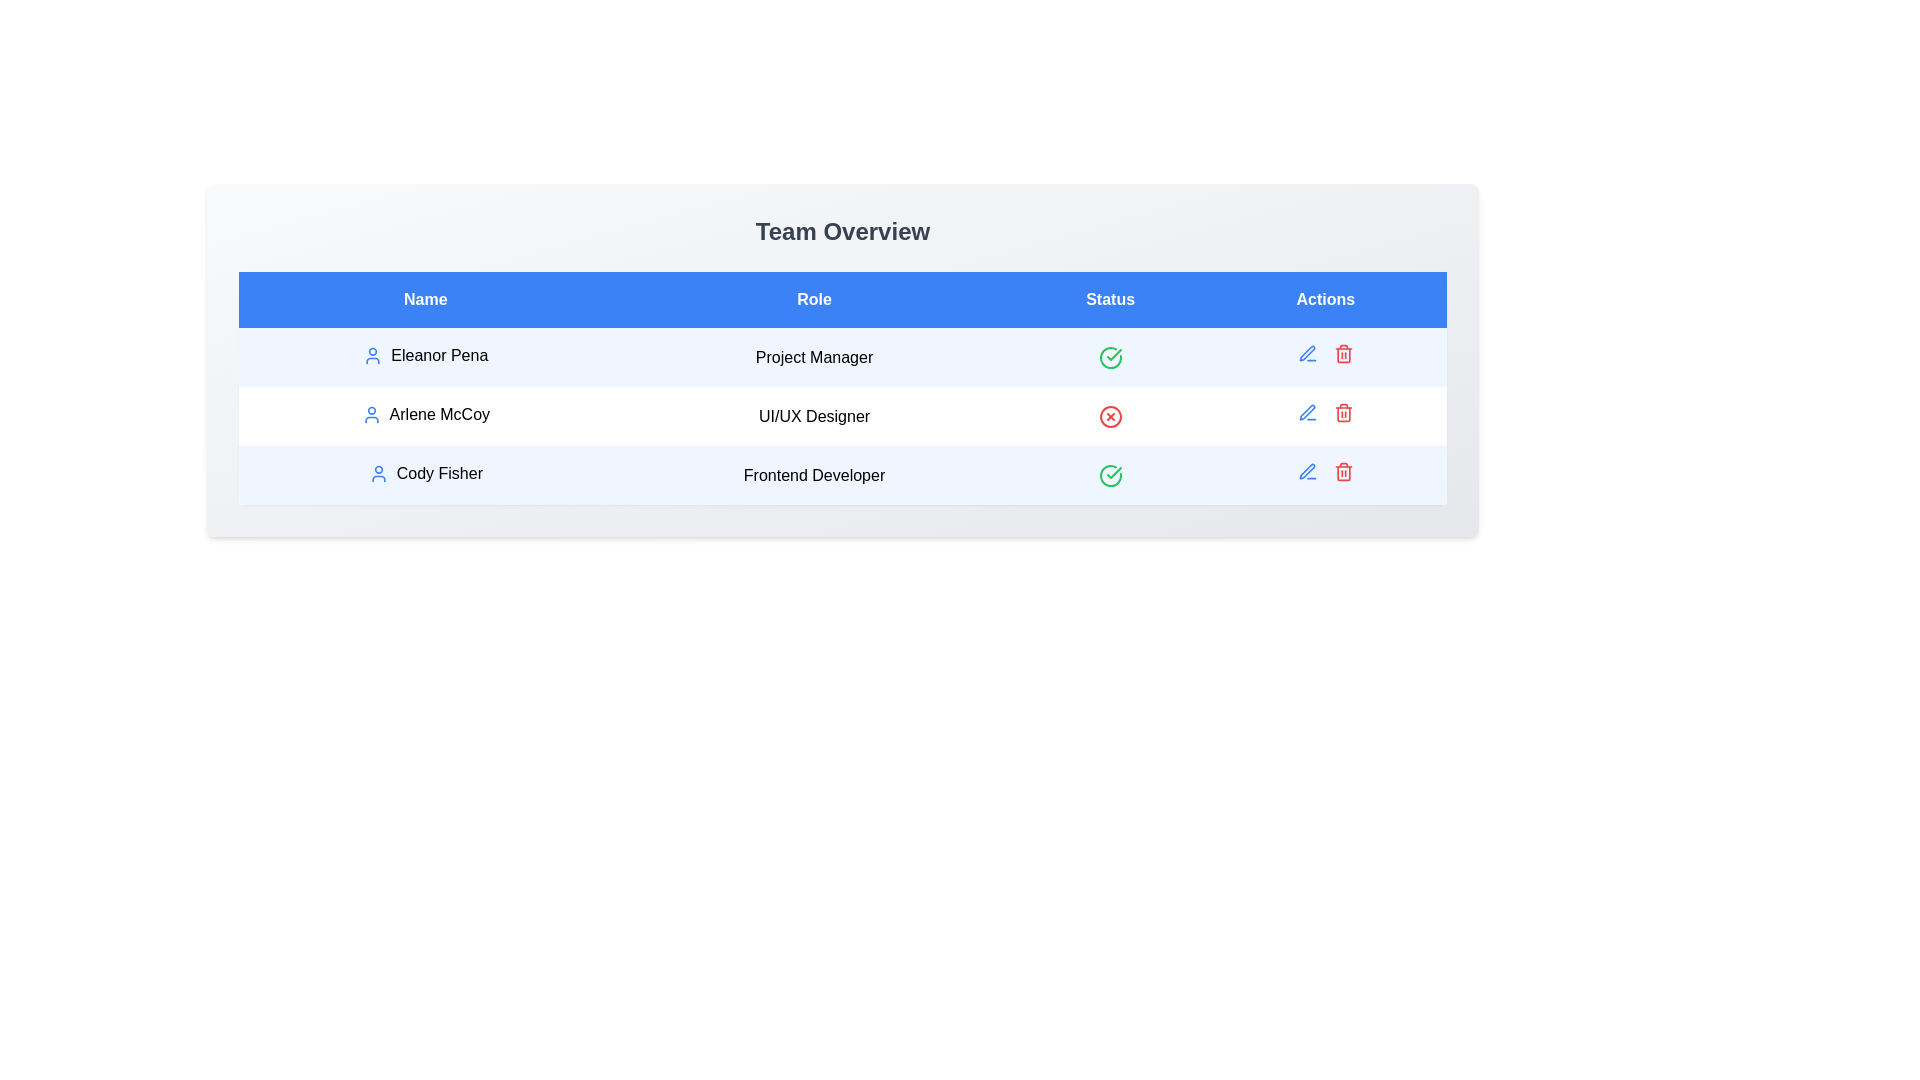 This screenshot has height=1080, width=1920. I want to click on the status marker icon in the fourth column of the second row, associated with the entry for 'Arlene McCoy, UI/UX Designer', so click(1109, 415).